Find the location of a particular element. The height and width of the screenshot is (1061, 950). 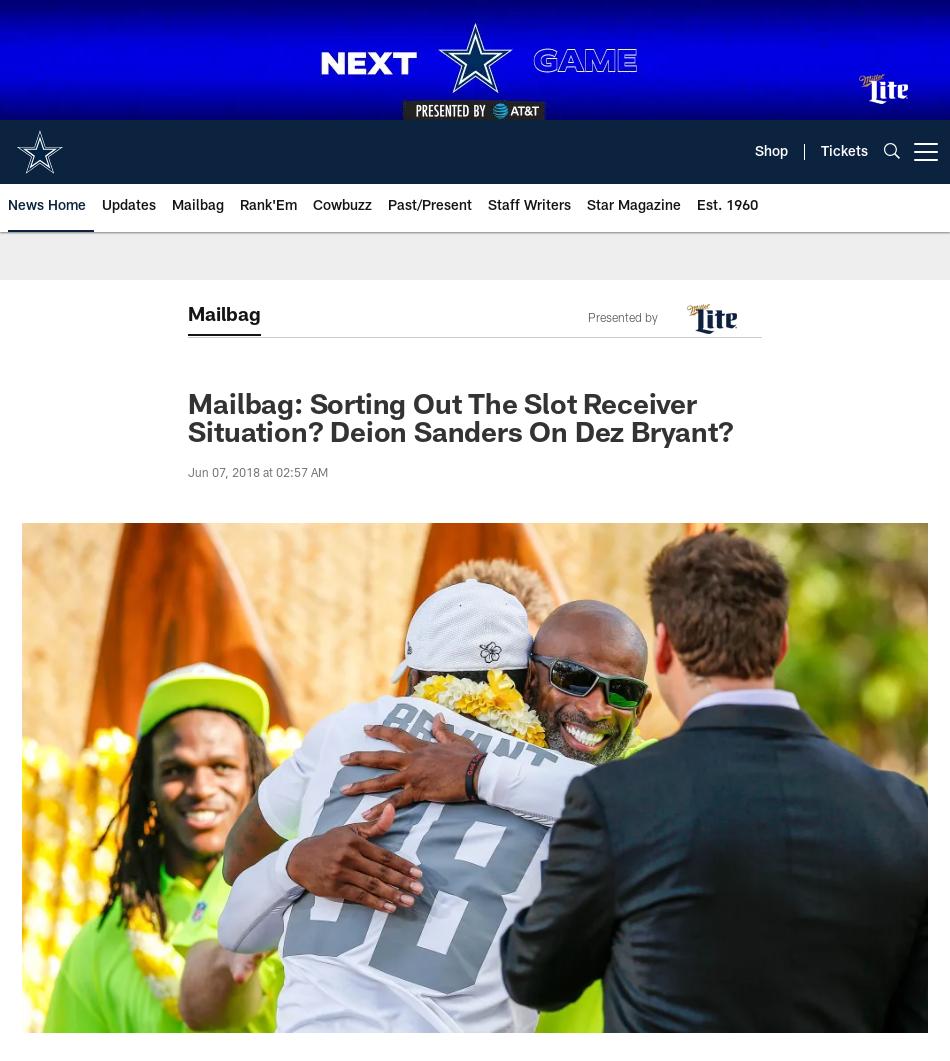

'Staff Writers' is located at coordinates (529, 206).